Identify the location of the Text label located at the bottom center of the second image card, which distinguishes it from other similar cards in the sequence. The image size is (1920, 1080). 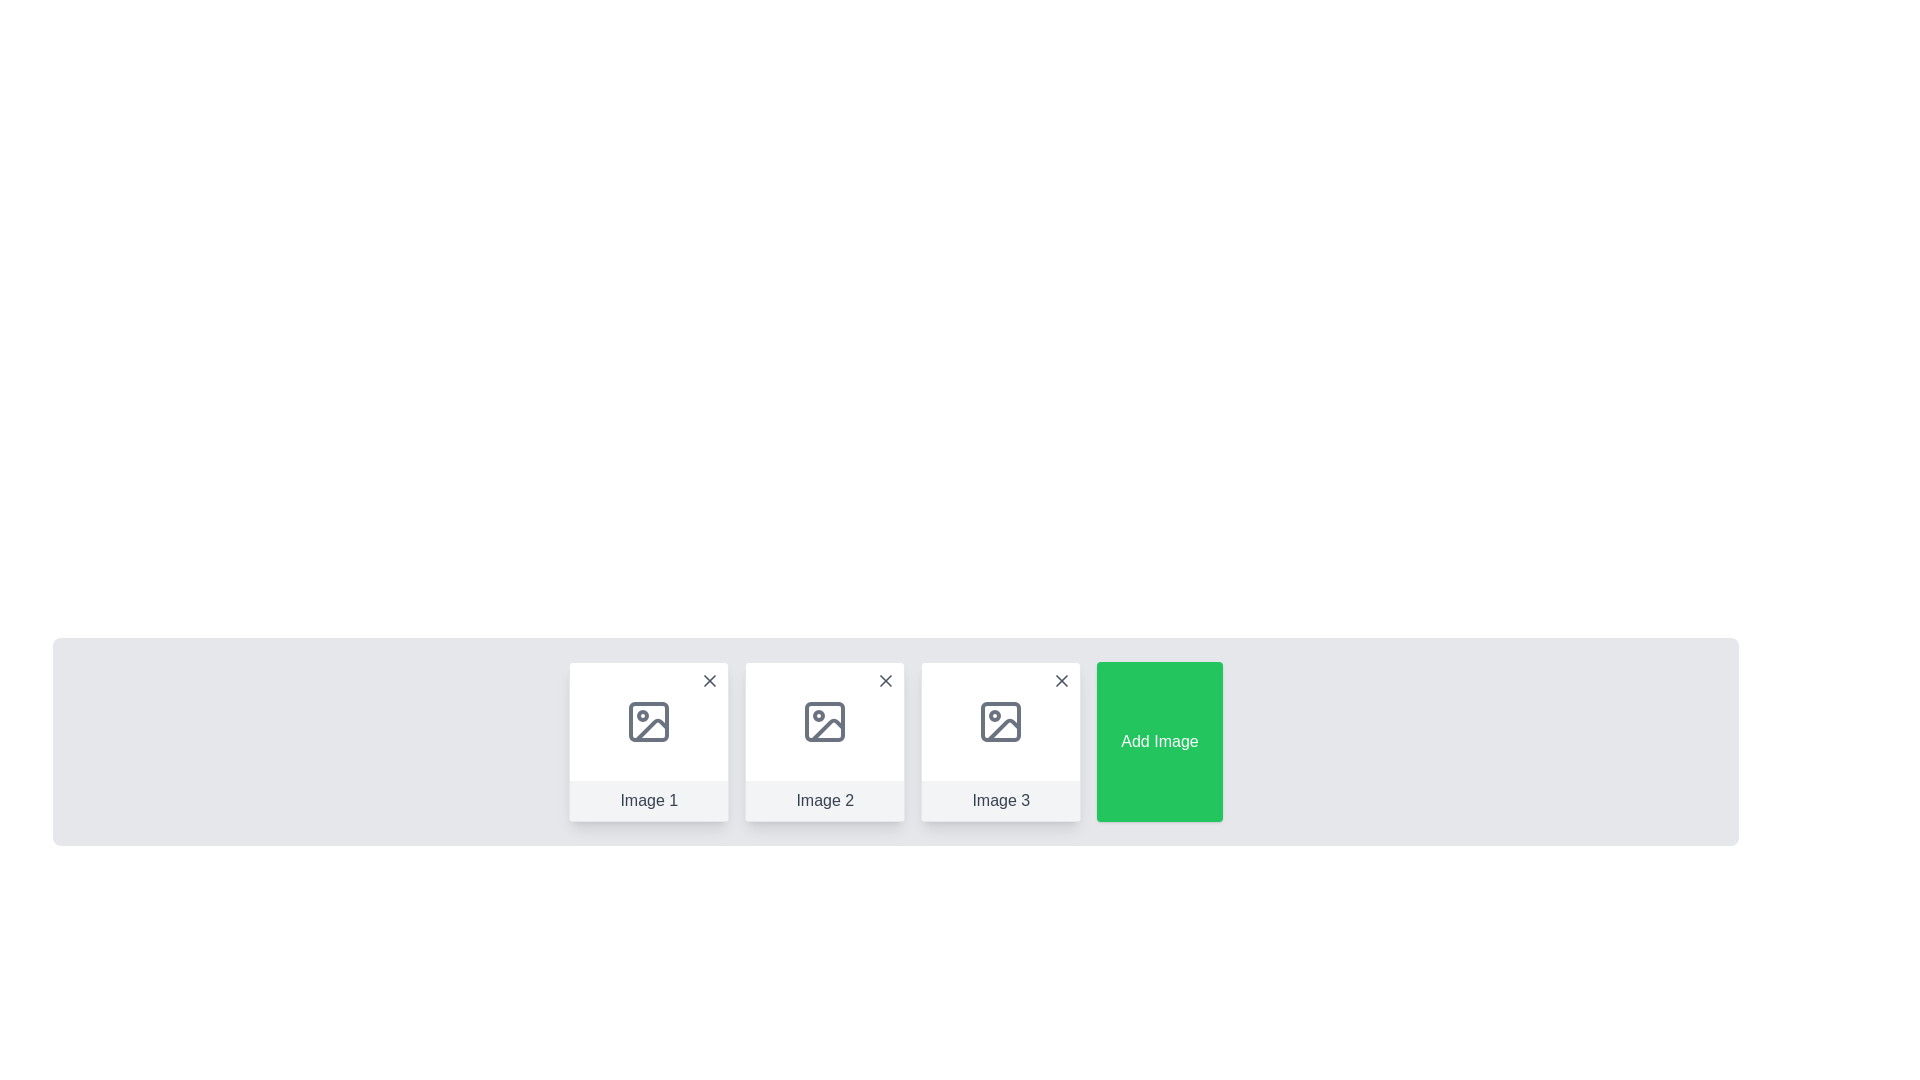
(825, 800).